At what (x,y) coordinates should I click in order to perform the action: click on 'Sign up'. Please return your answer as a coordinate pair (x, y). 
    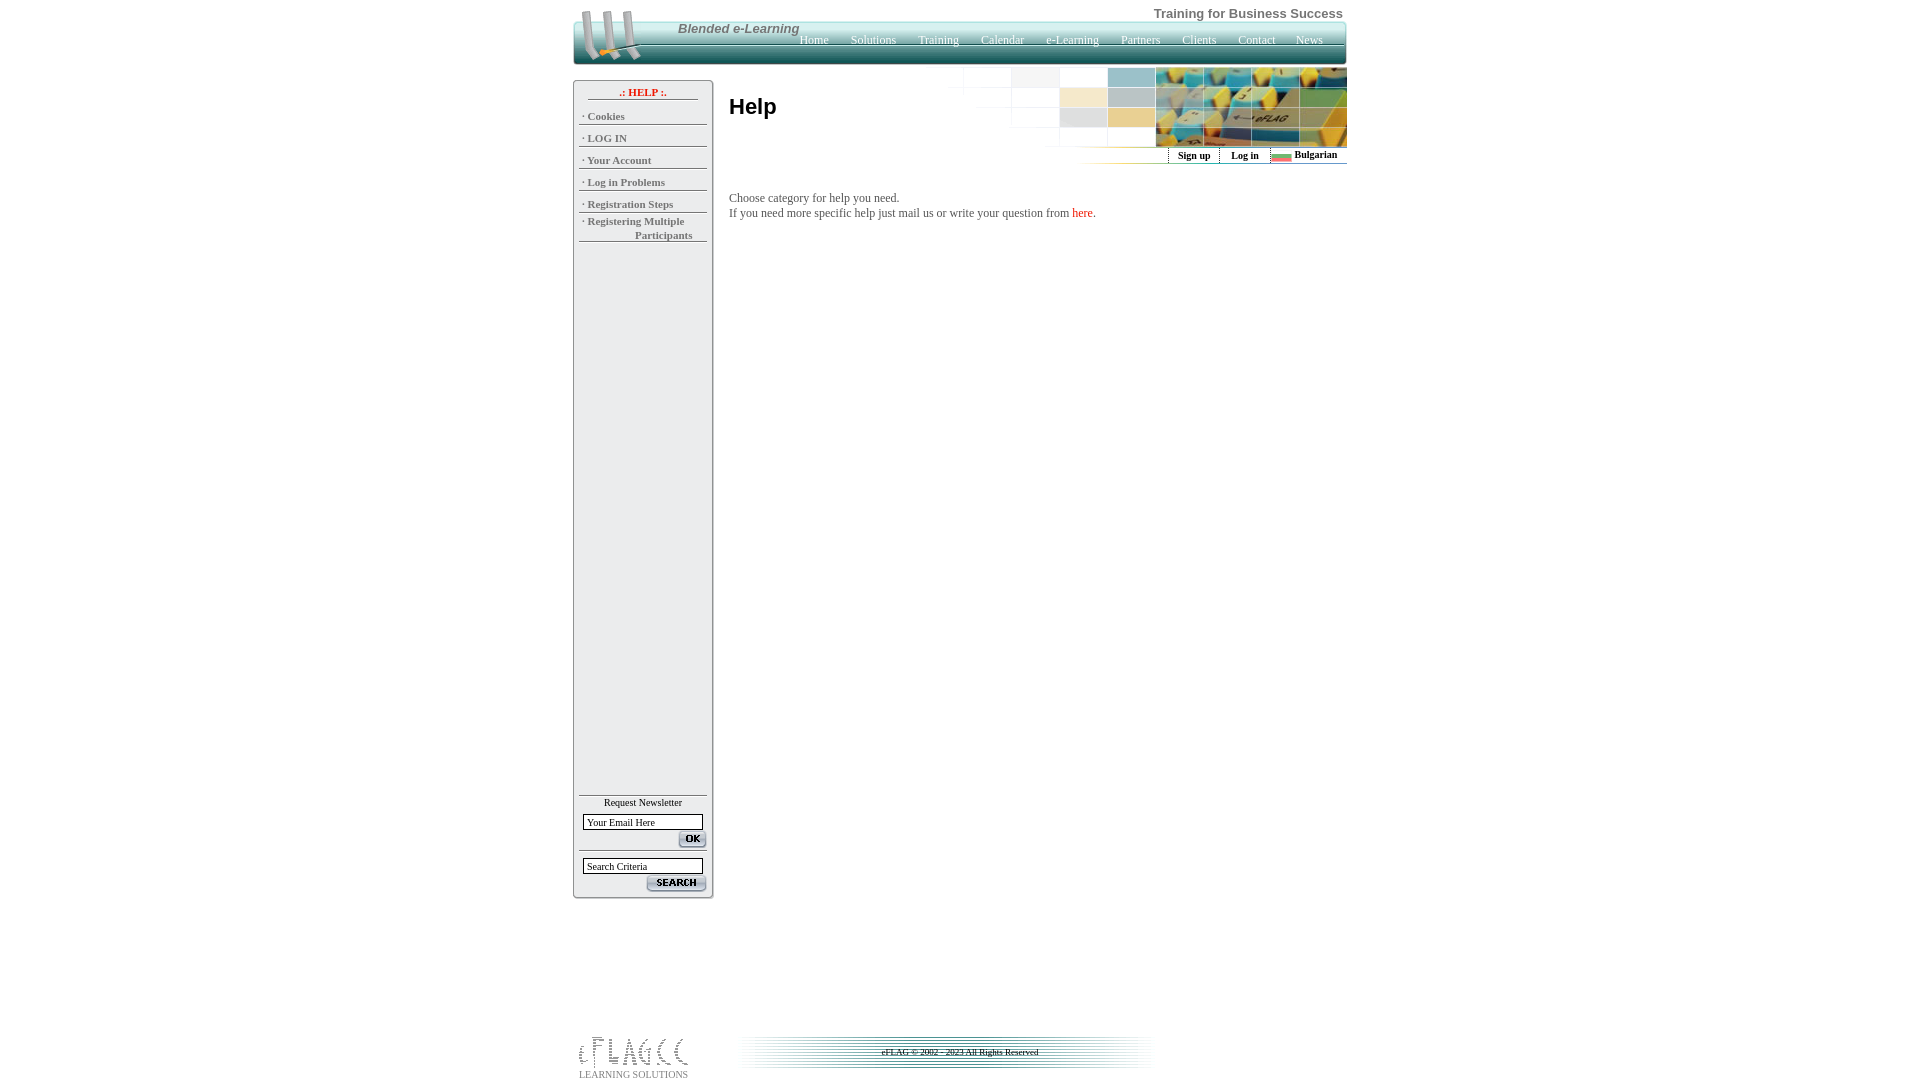
    Looking at the image, I should click on (1194, 154).